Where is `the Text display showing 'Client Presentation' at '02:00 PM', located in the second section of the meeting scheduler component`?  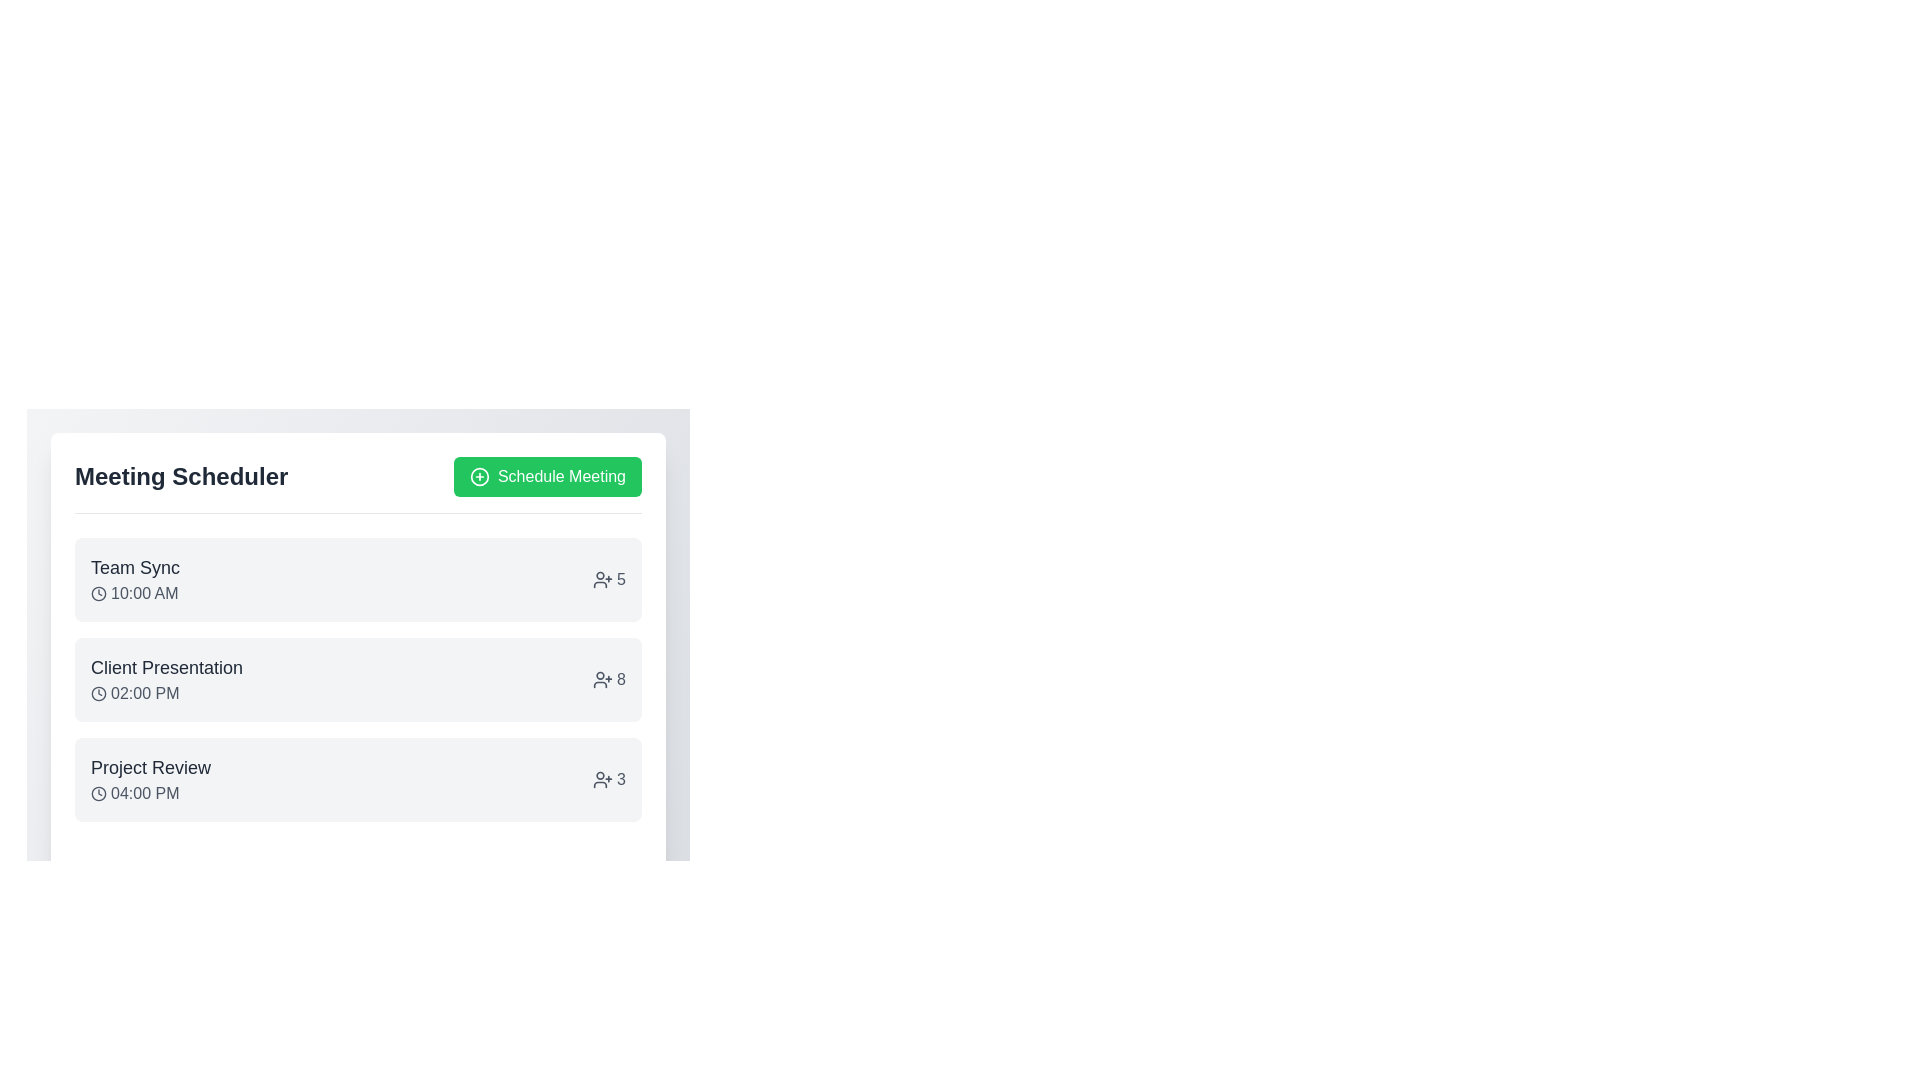 the Text display showing 'Client Presentation' at '02:00 PM', located in the second section of the meeting scheduler component is located at coordinates (167, 678).